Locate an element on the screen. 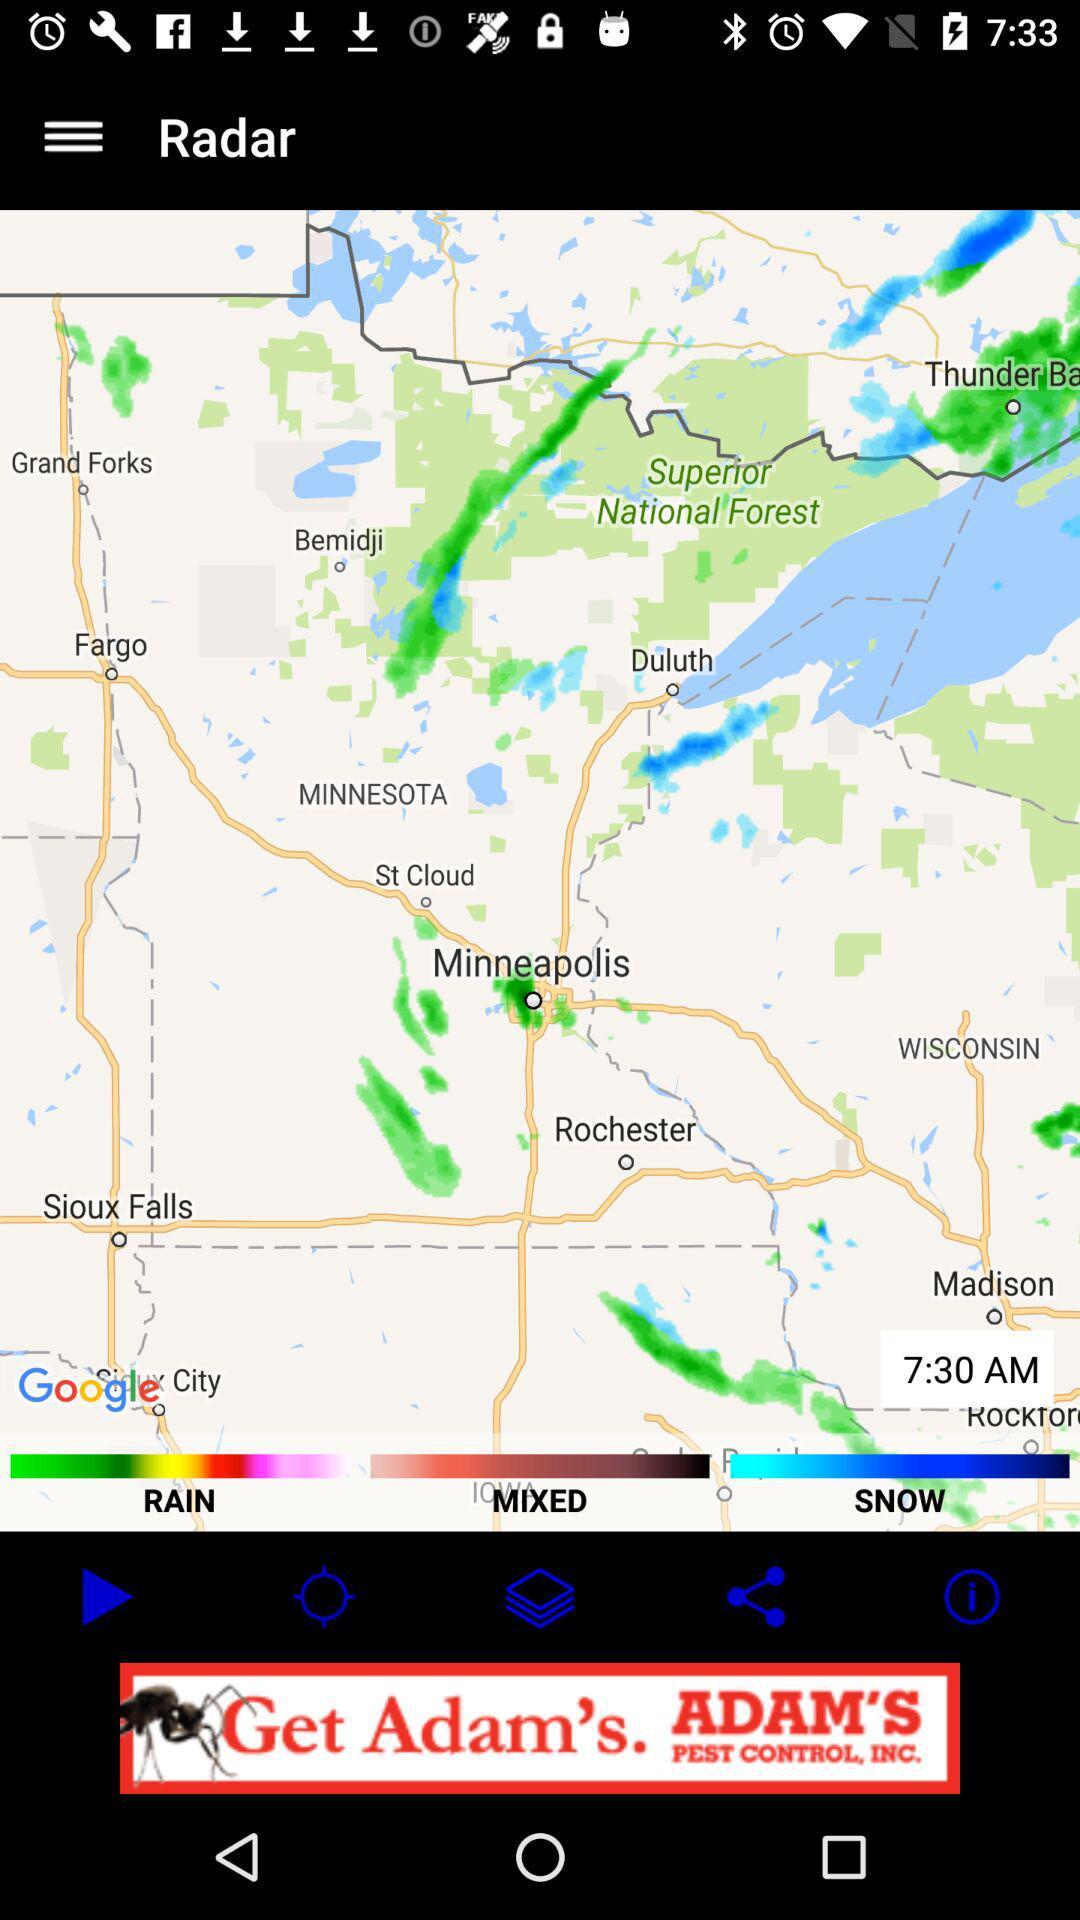 Image resolution: width=1080 pixels, height=1920 pixels. icon next to the radar icon is located at coordinates (72, 135).